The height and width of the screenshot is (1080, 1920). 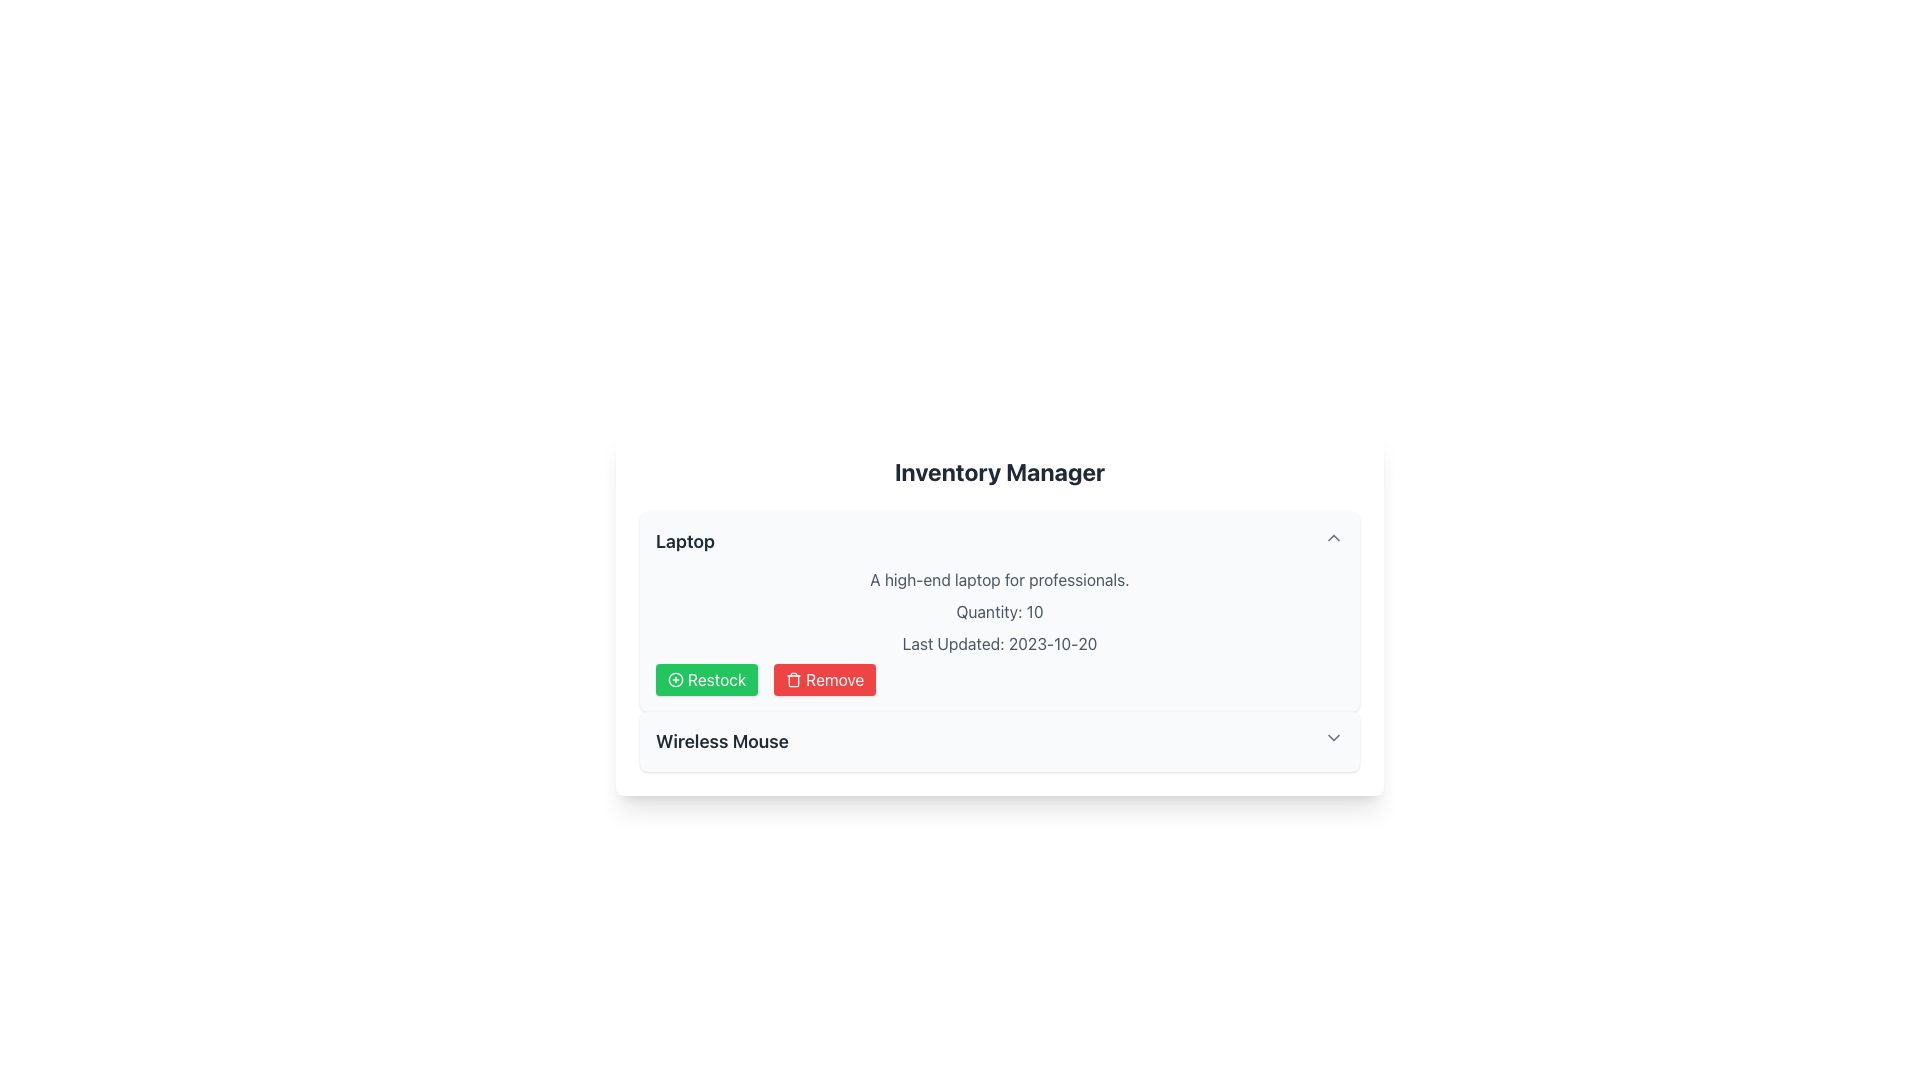 What do you see at coordinates (1334, 737) in the screenshot?
I see `the chevron-down icon next to the 'Wireless Mouse' text` at bounding box center [1334, 737].